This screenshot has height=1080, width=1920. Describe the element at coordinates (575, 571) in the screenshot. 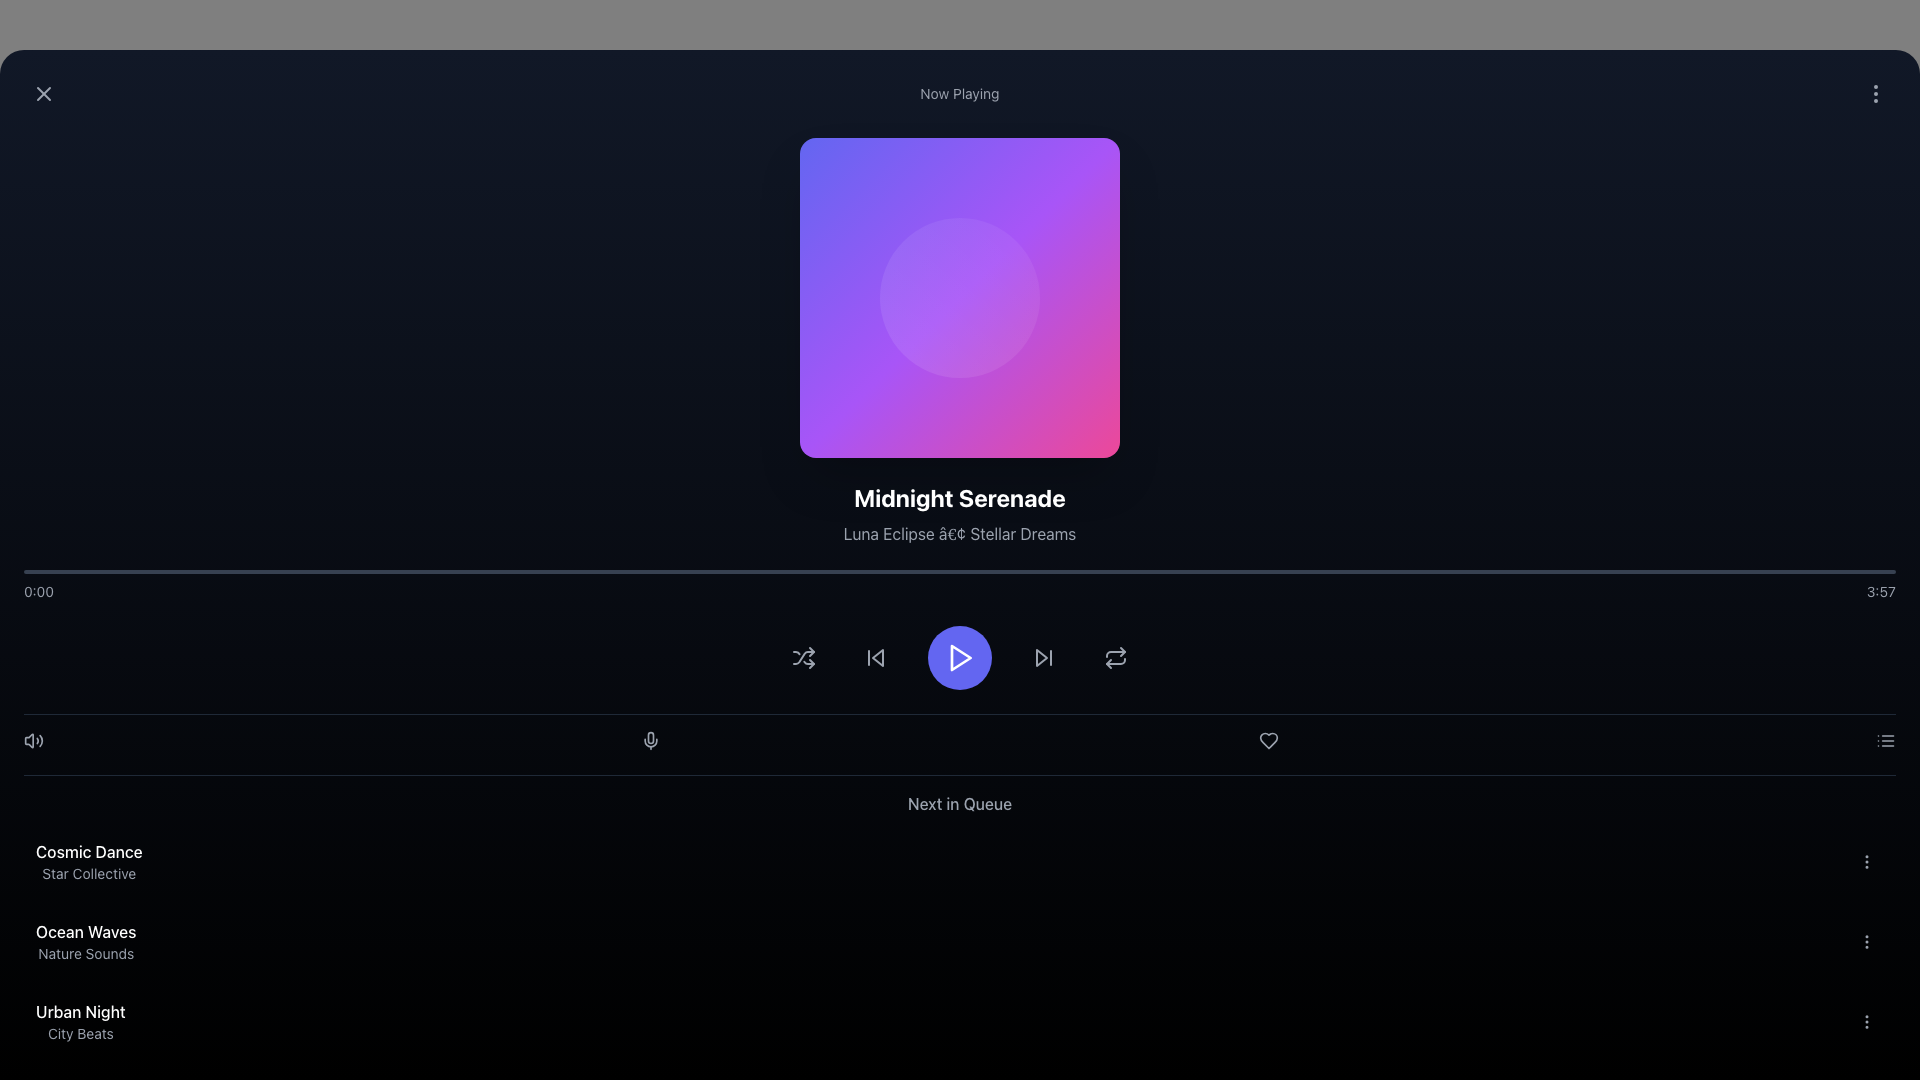

I see `playback` at that location.